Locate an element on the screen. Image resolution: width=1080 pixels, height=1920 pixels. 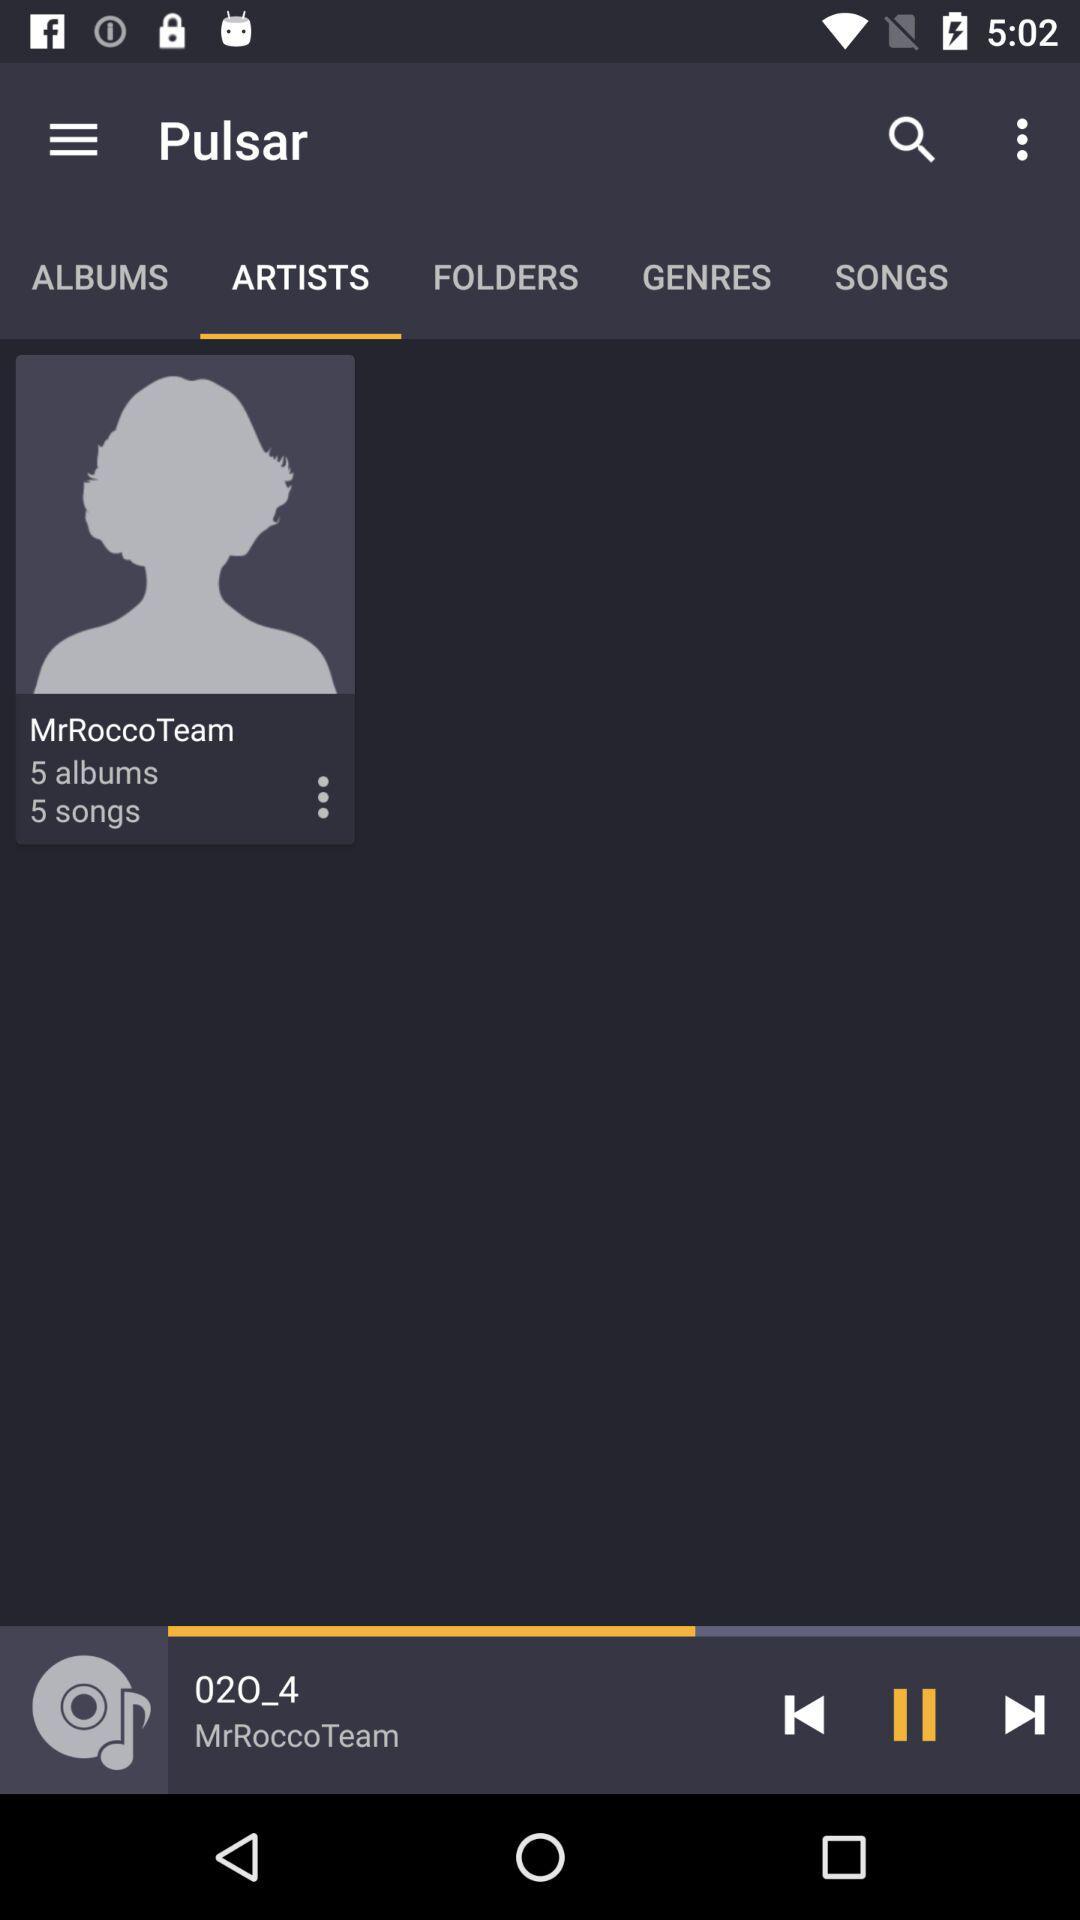
item next to 02o_4 is located at coordinates (803, 1713).